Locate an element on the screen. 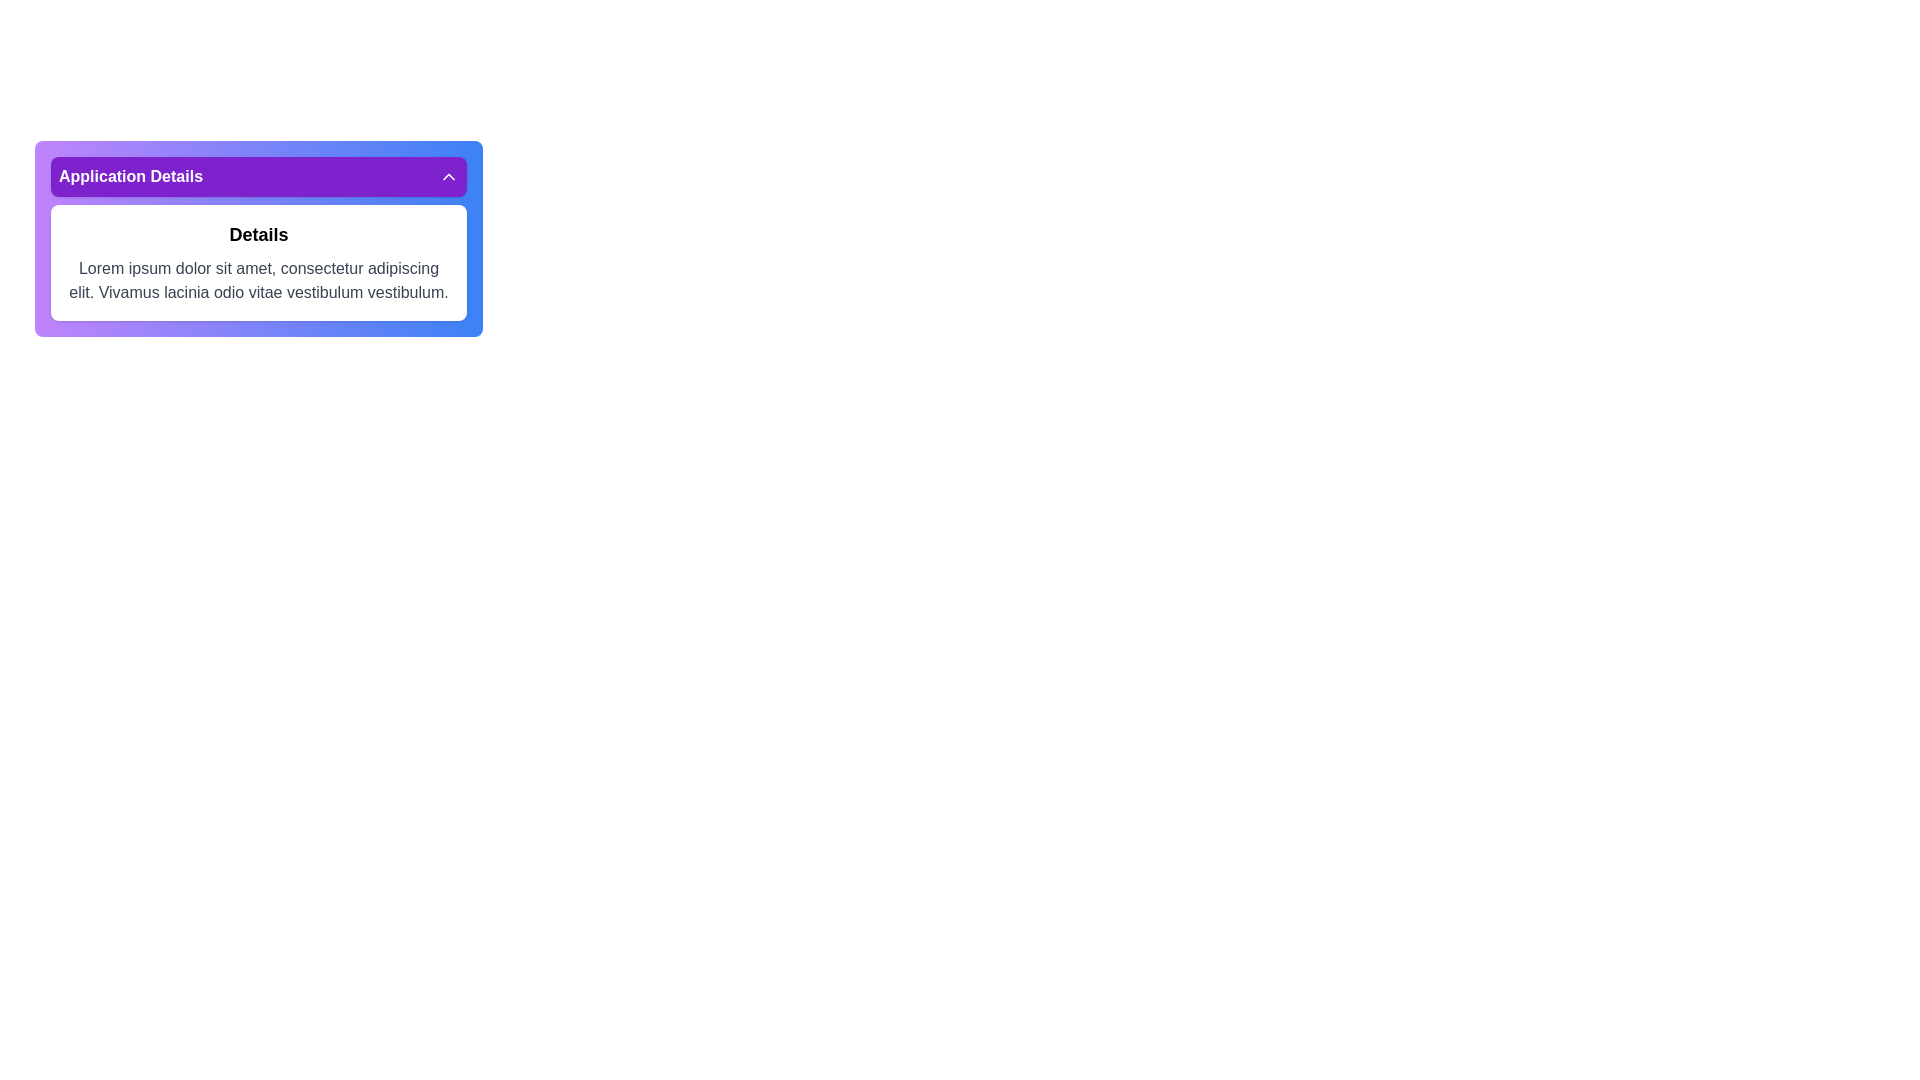 The width and height of the screenshot is (1920, 1080). the text label element displaying the paragraph styled in gray font, contained within a white background panel beneath the 'Details' subtitle in the 'Application Details' card is located at coordinates (258, 281).